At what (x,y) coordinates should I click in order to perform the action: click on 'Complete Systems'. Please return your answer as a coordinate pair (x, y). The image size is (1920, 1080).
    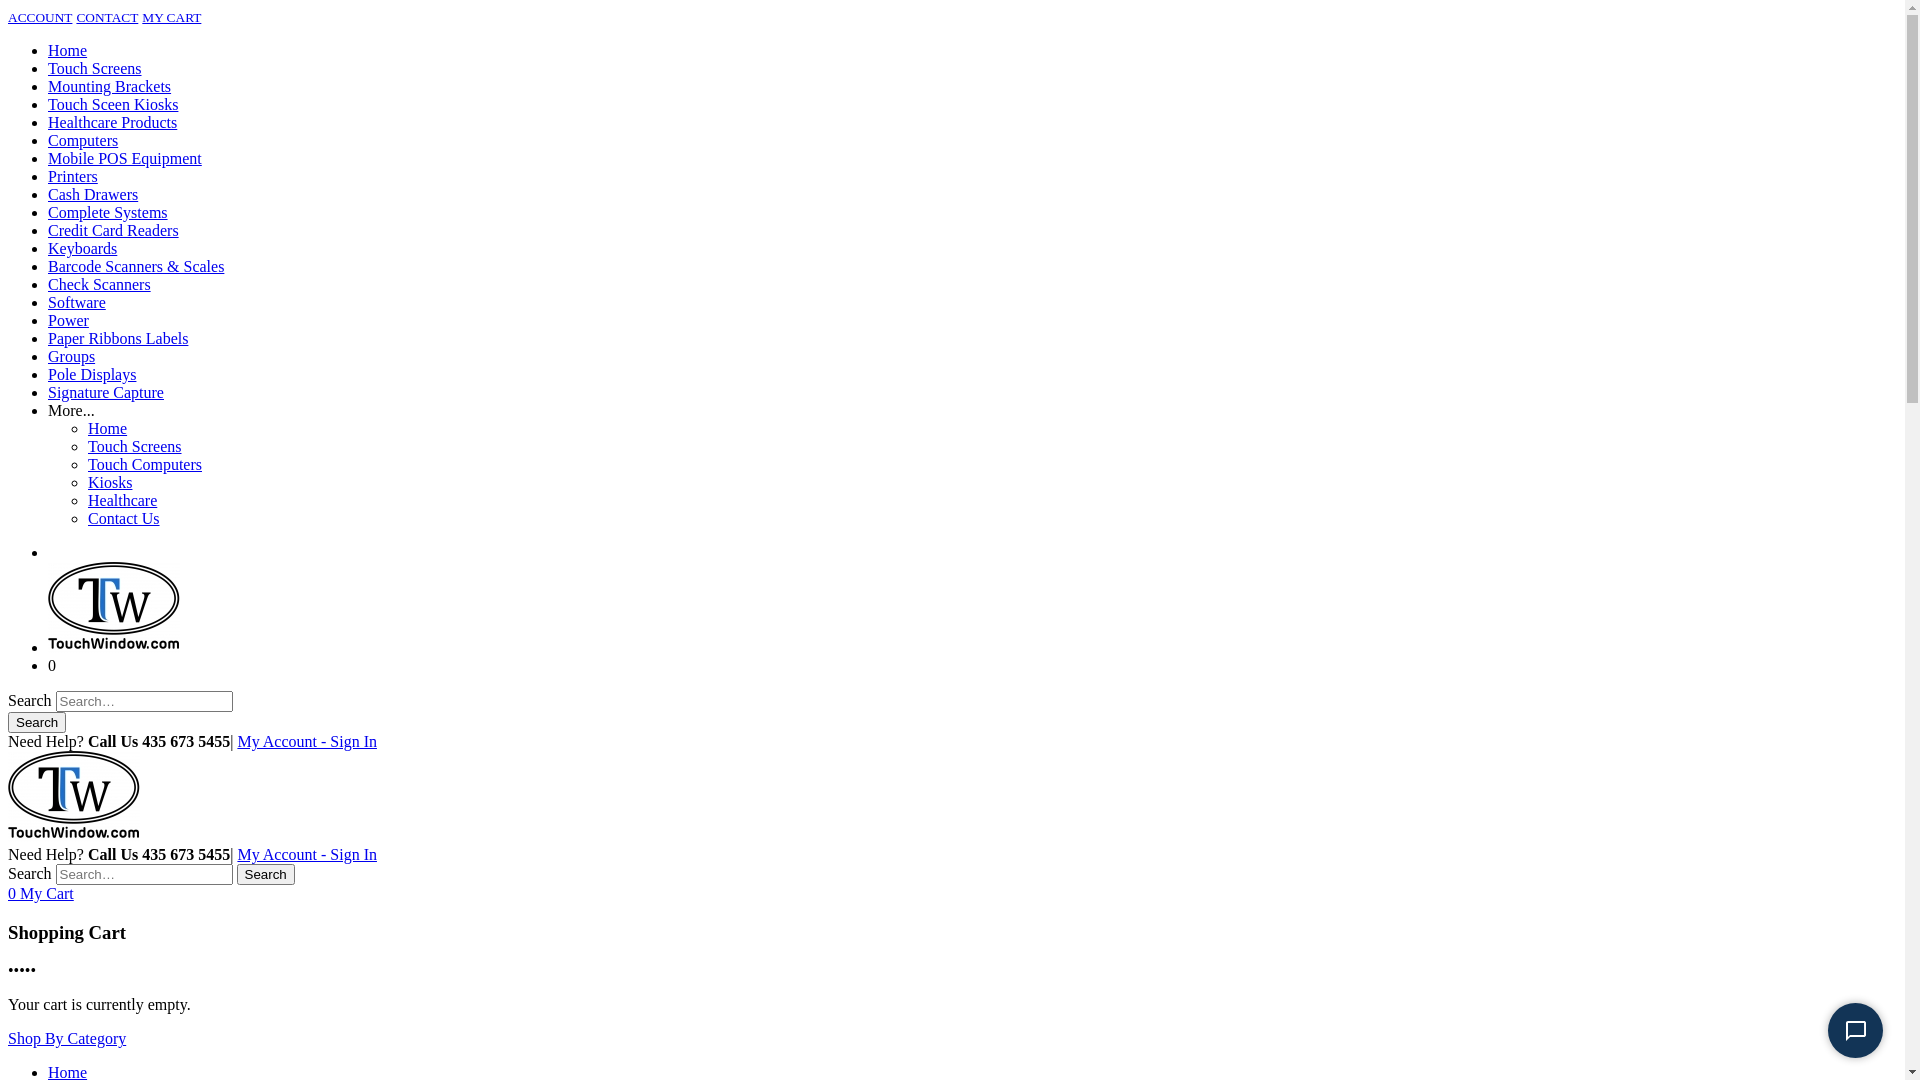
    Looking at the image, I should click on (48, 212).